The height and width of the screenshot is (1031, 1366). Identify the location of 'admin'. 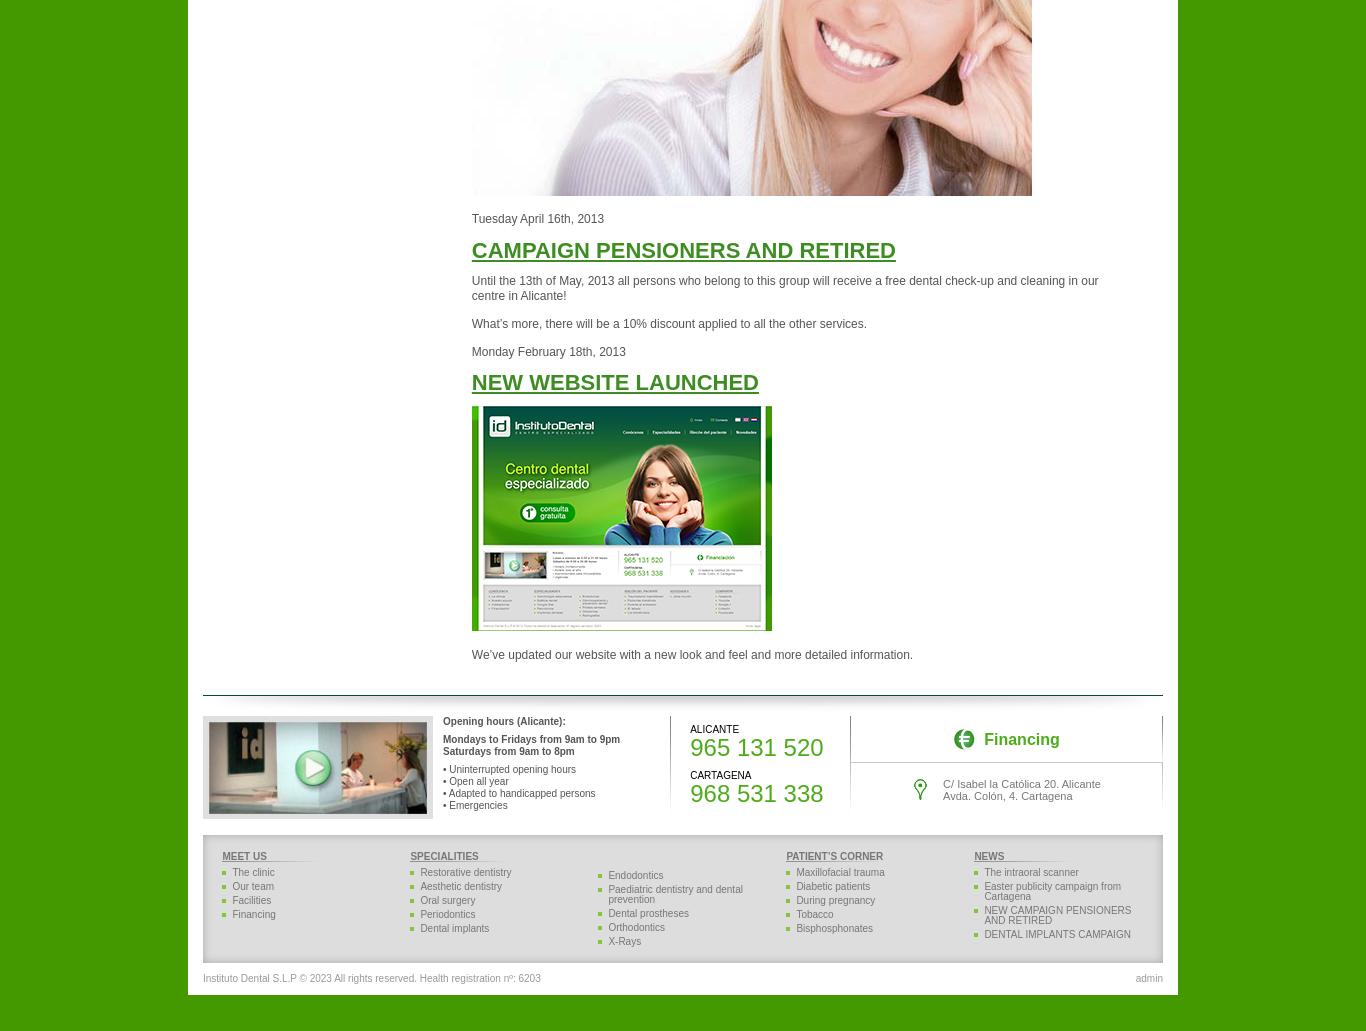
(1148, 977).